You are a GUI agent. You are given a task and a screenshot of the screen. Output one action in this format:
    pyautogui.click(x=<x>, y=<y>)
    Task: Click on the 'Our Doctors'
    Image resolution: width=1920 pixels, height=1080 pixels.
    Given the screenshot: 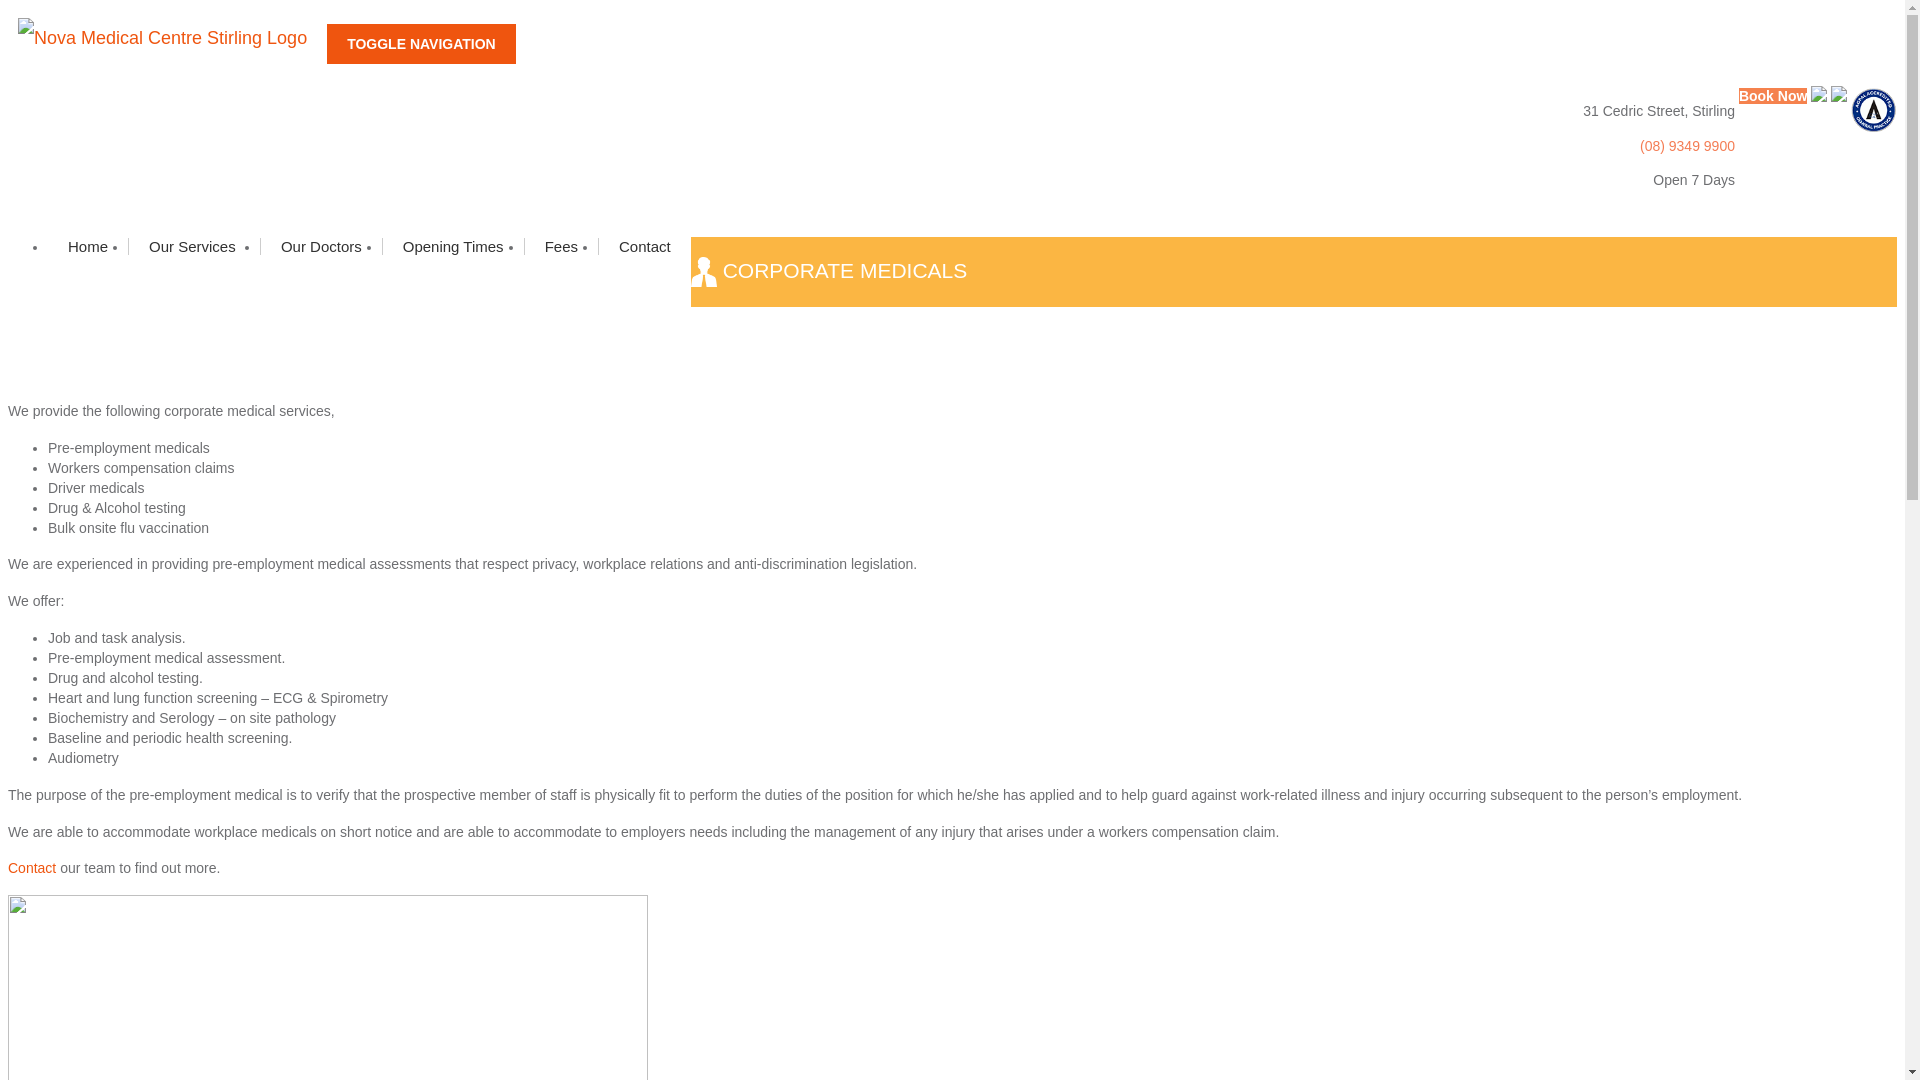 What is the action you would take?
    pyautogui.click(x=321, y=245)
    